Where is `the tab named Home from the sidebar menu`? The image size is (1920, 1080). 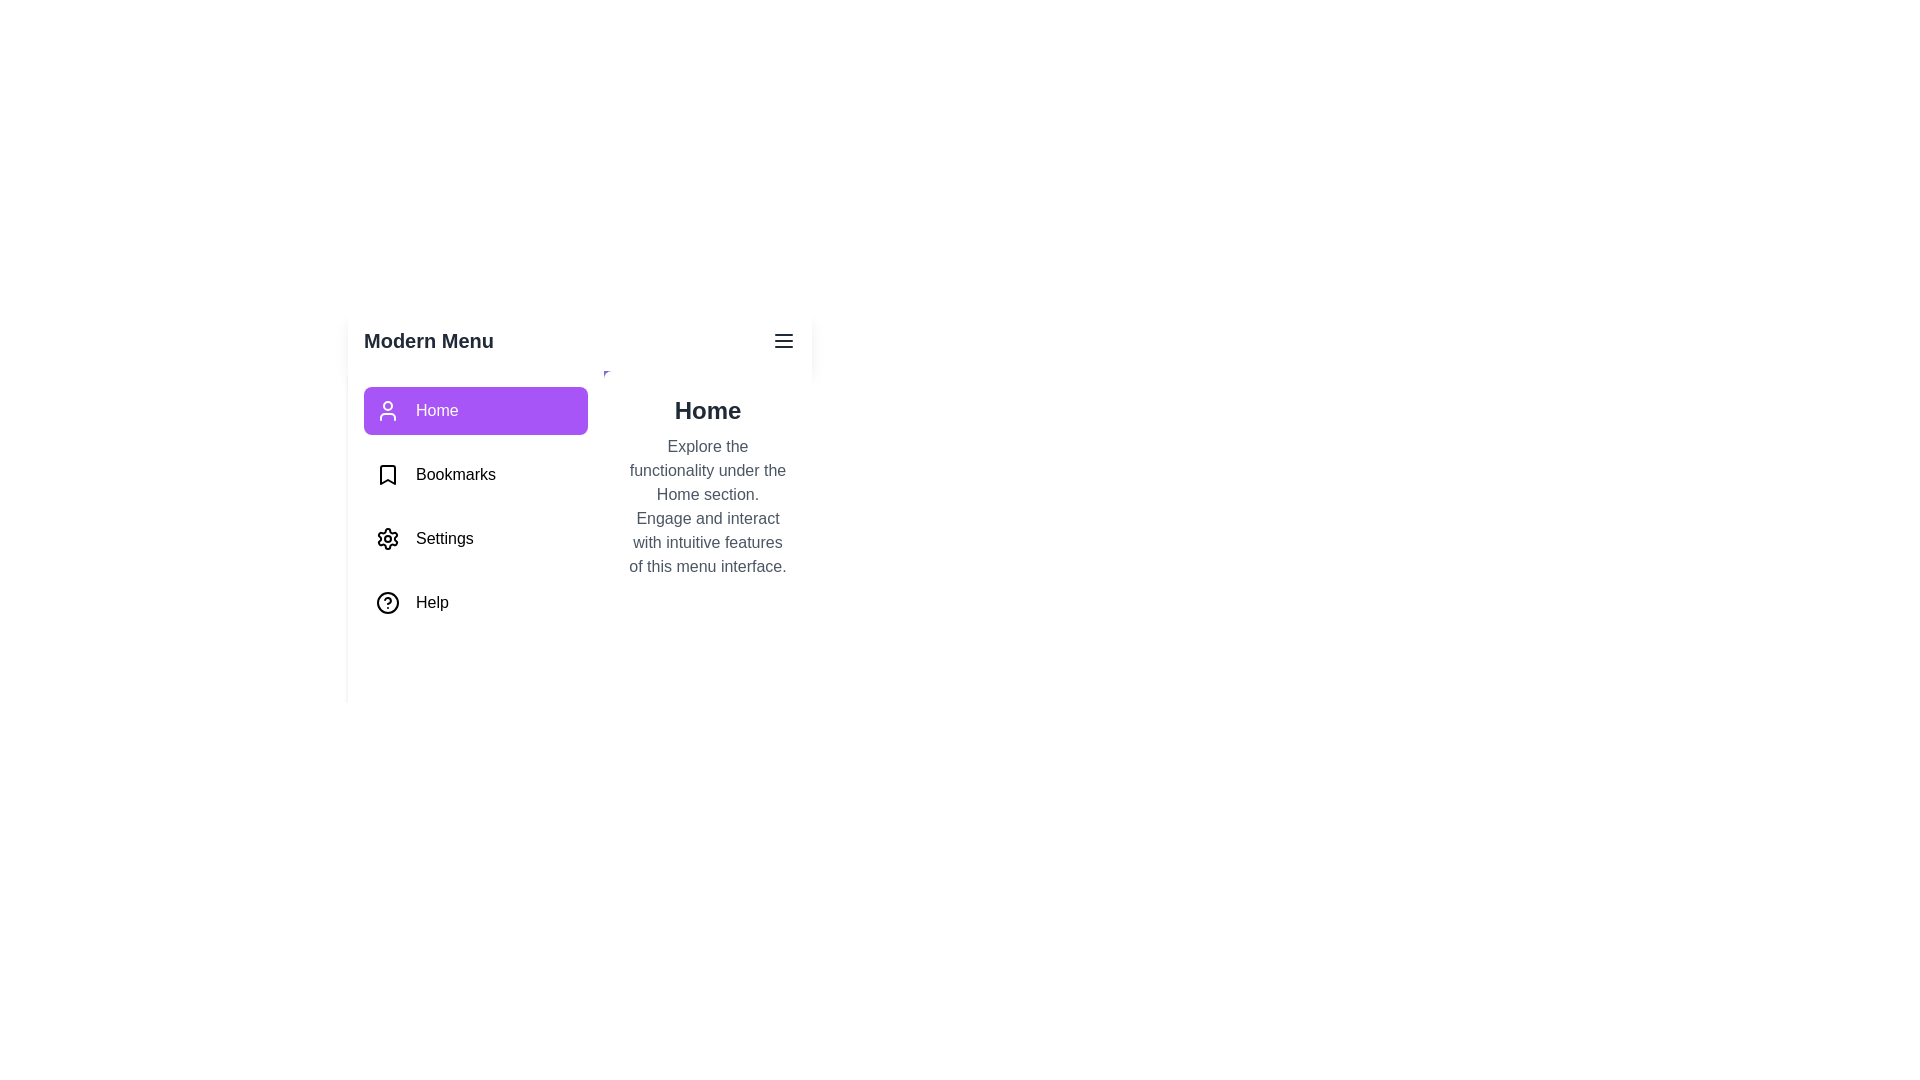 the tab named Home from the sidebar menu is located at coordinates (474, 410).